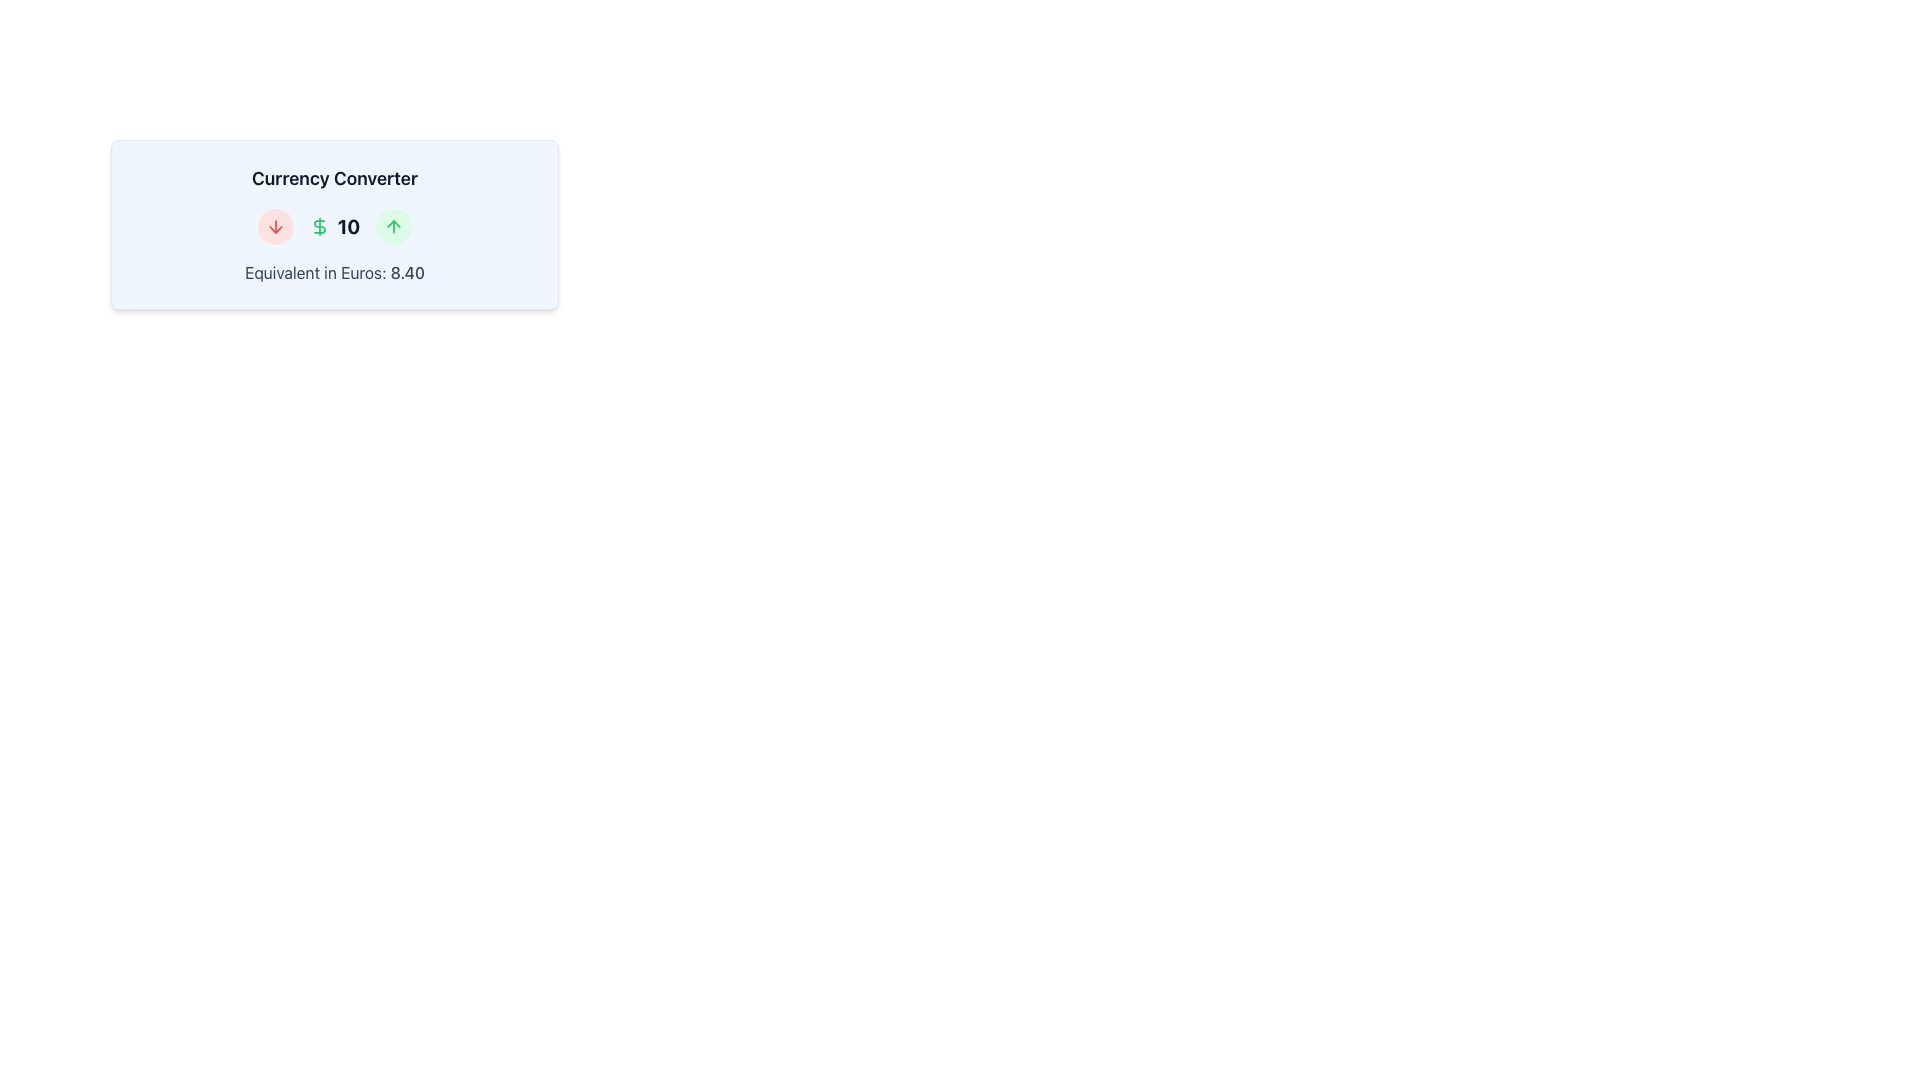 The image size is (1920, 1080). Describe the element at coordinates (274, 226) in the screenshot. I see `the decrement button located on the leftmost side of the horizontally aligned group in the 'Currency Converter' section for keyboard navigation` at that location.